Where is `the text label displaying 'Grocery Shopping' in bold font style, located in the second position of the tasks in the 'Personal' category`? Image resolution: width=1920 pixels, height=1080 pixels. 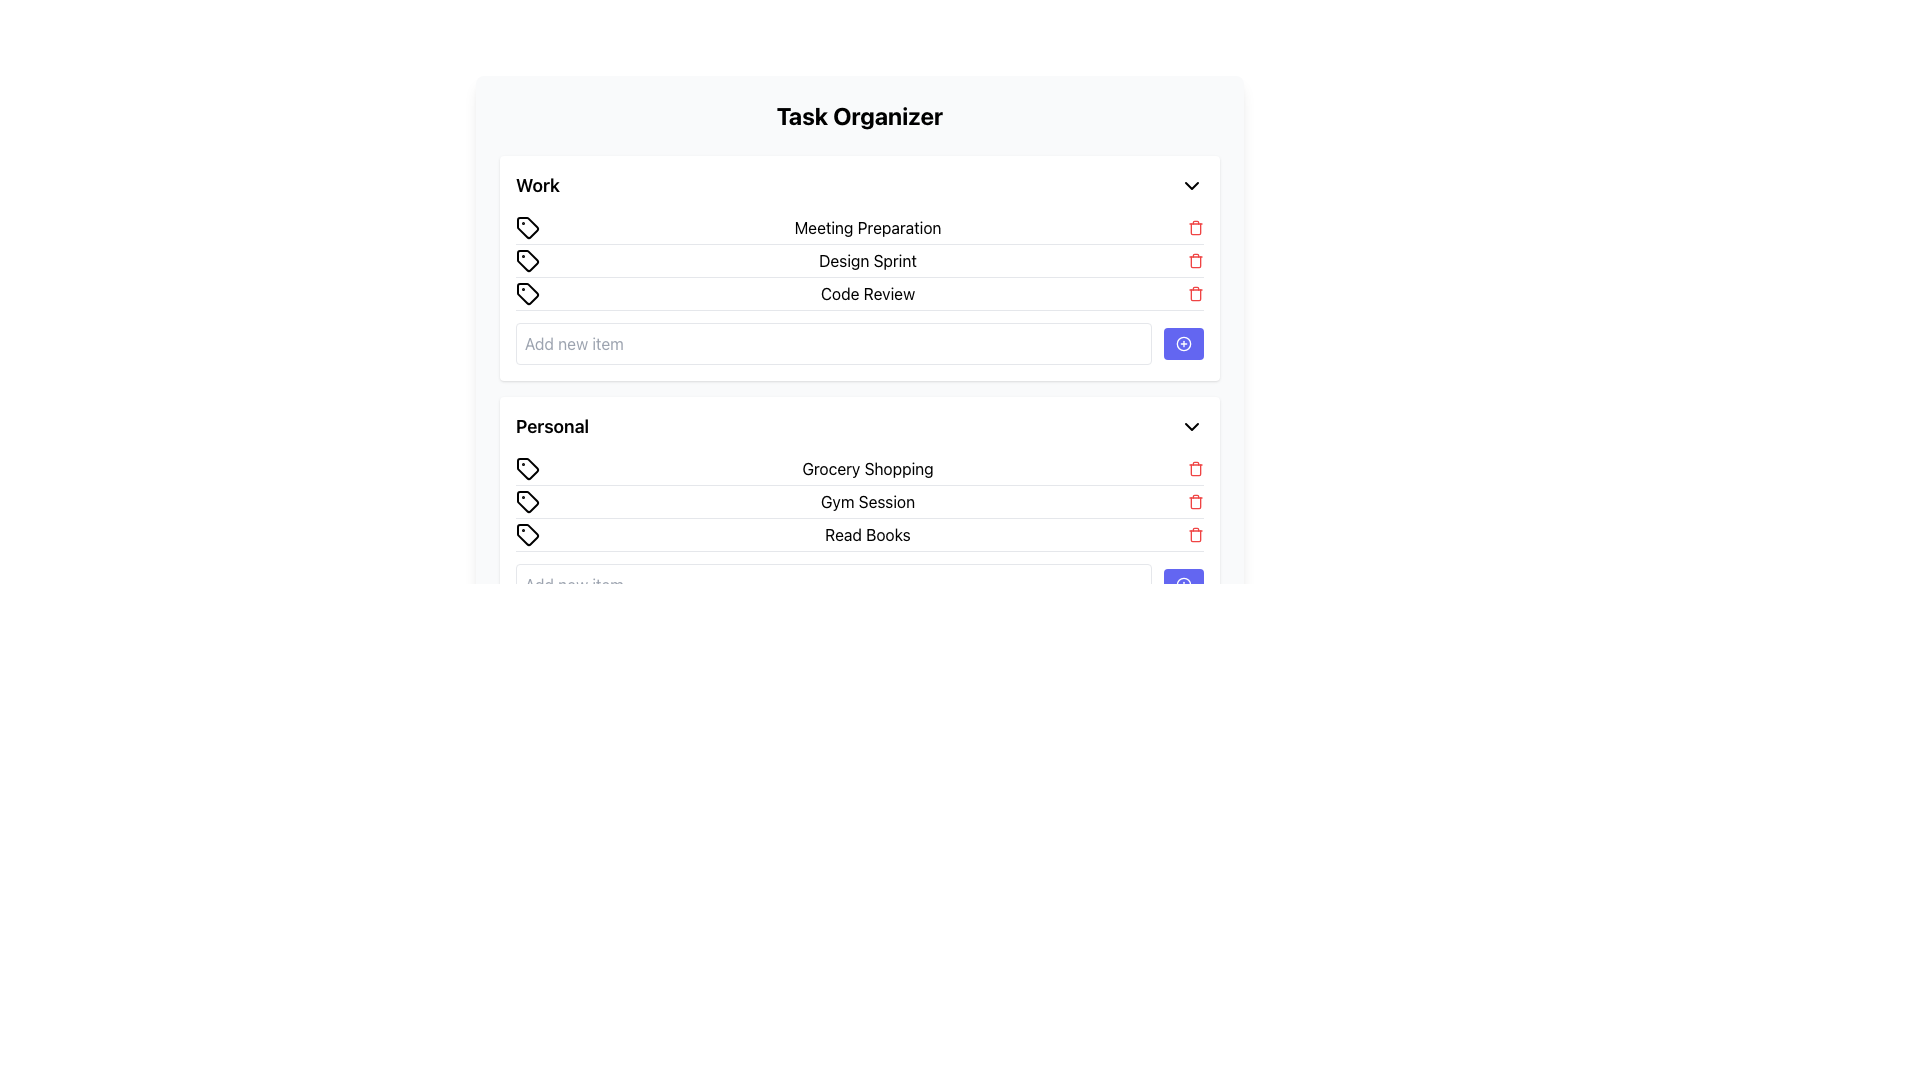
the text label displaying 'Grocery Shopping' in bold font style, located in the second position of the tasks in the 'Personal' category is located at coordinates (868, 469).